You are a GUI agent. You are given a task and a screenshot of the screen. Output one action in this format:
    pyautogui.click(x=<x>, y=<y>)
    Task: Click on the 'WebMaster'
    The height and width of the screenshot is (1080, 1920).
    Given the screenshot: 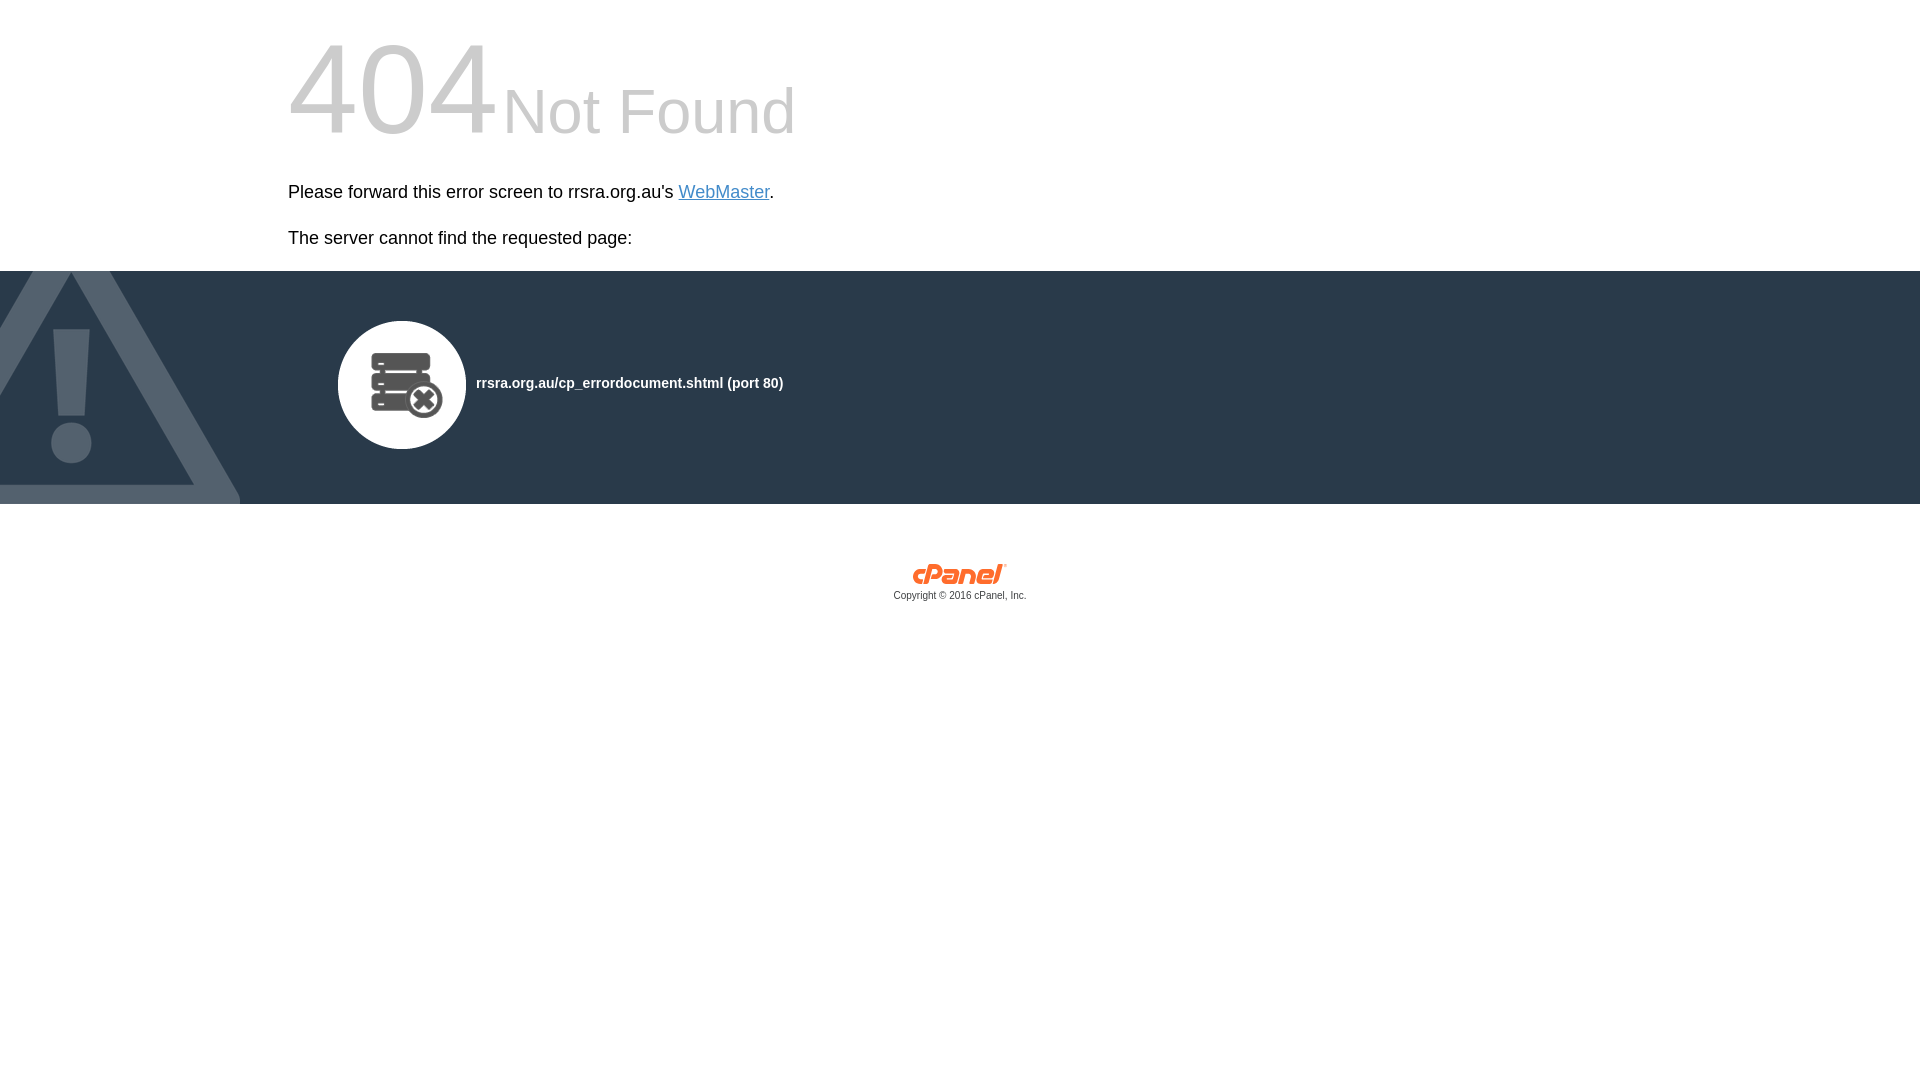 What is the action you would take?
    pyautogui.click(x=678, y=192)
    